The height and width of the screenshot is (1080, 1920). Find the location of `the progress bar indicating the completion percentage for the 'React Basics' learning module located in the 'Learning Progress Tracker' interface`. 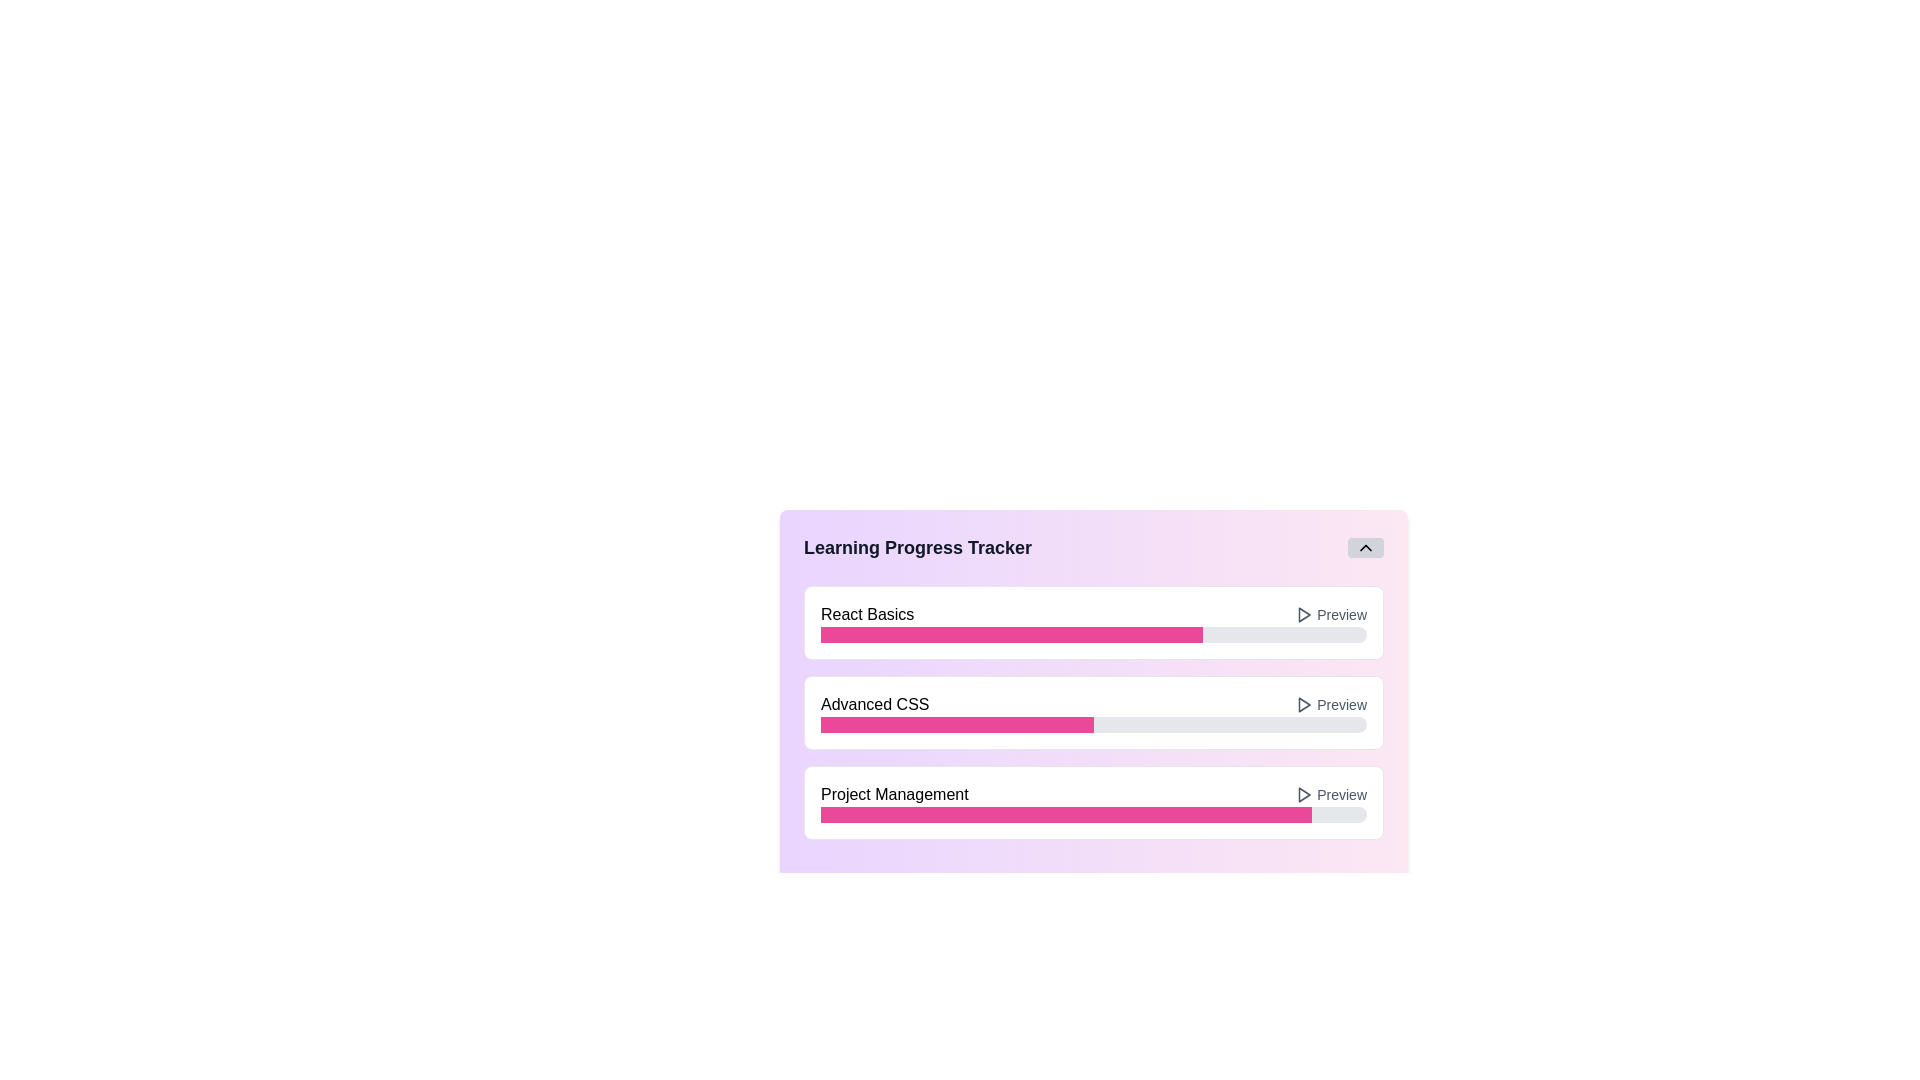

the progress bar indicating the completion percentage for the 'React Basics' learning module located in the 'Learning Progress Tracker' interface is located at coordinates (1093, 635).